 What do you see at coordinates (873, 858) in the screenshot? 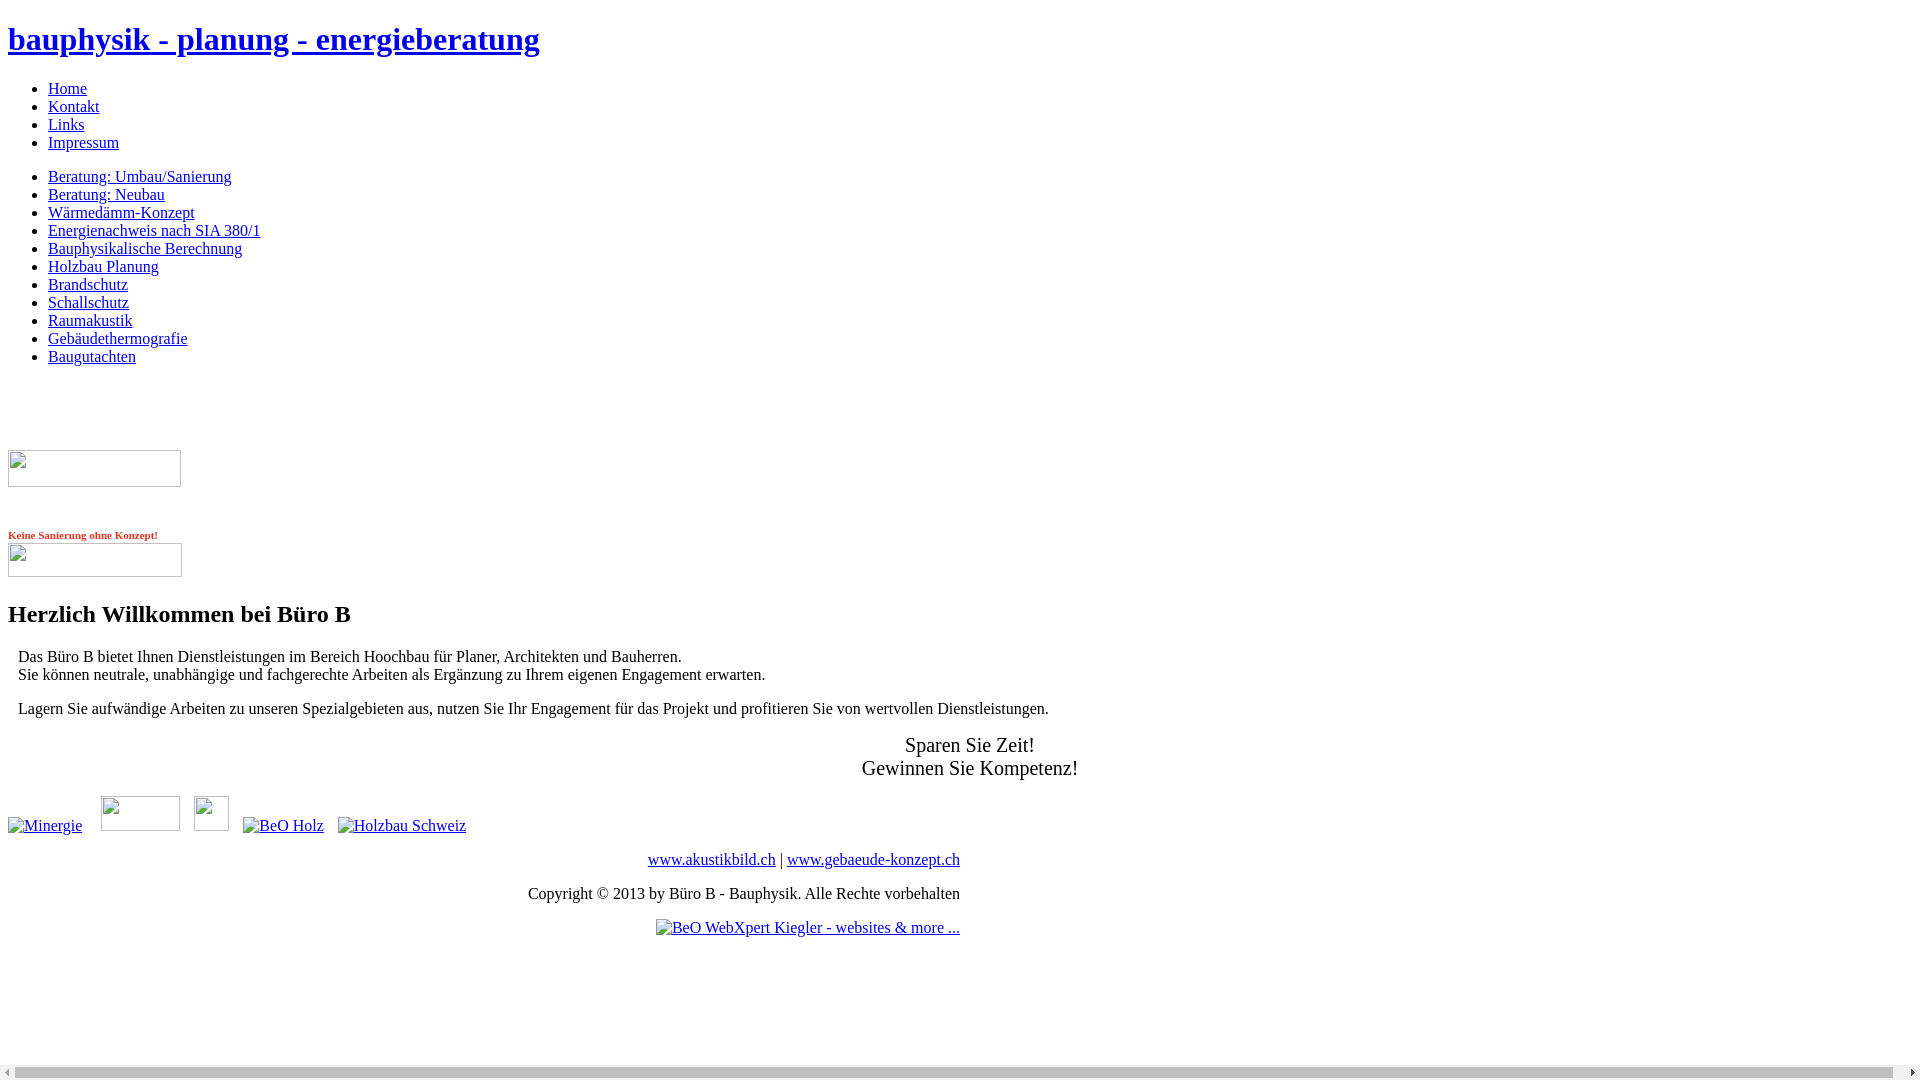
I see `'www.gebaeude-konzept.ch'` at bounding box center [873, 858].